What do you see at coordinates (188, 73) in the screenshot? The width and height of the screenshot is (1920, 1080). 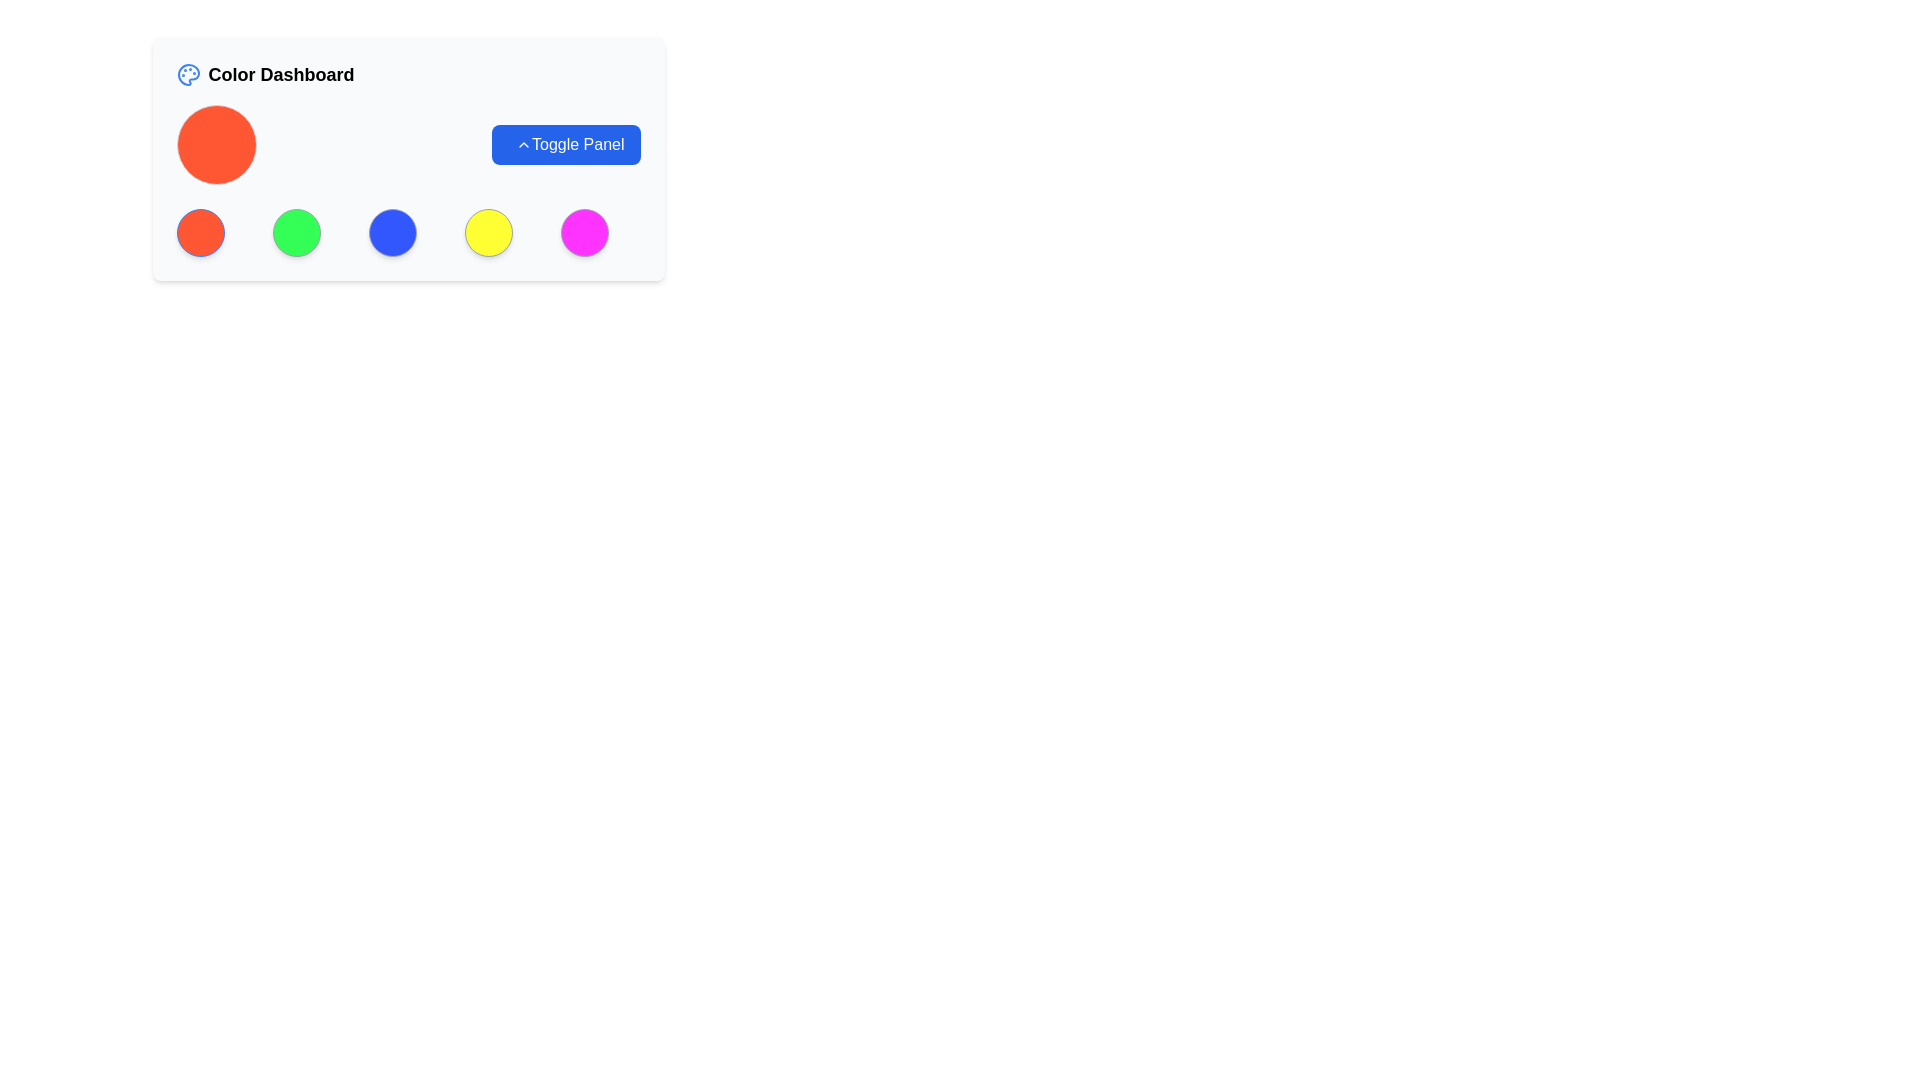 I see `the main circular shape of the palette icon located in the header bar, which is to the left of the 'Color Dashboard' text` at bounding box center [188, 73].